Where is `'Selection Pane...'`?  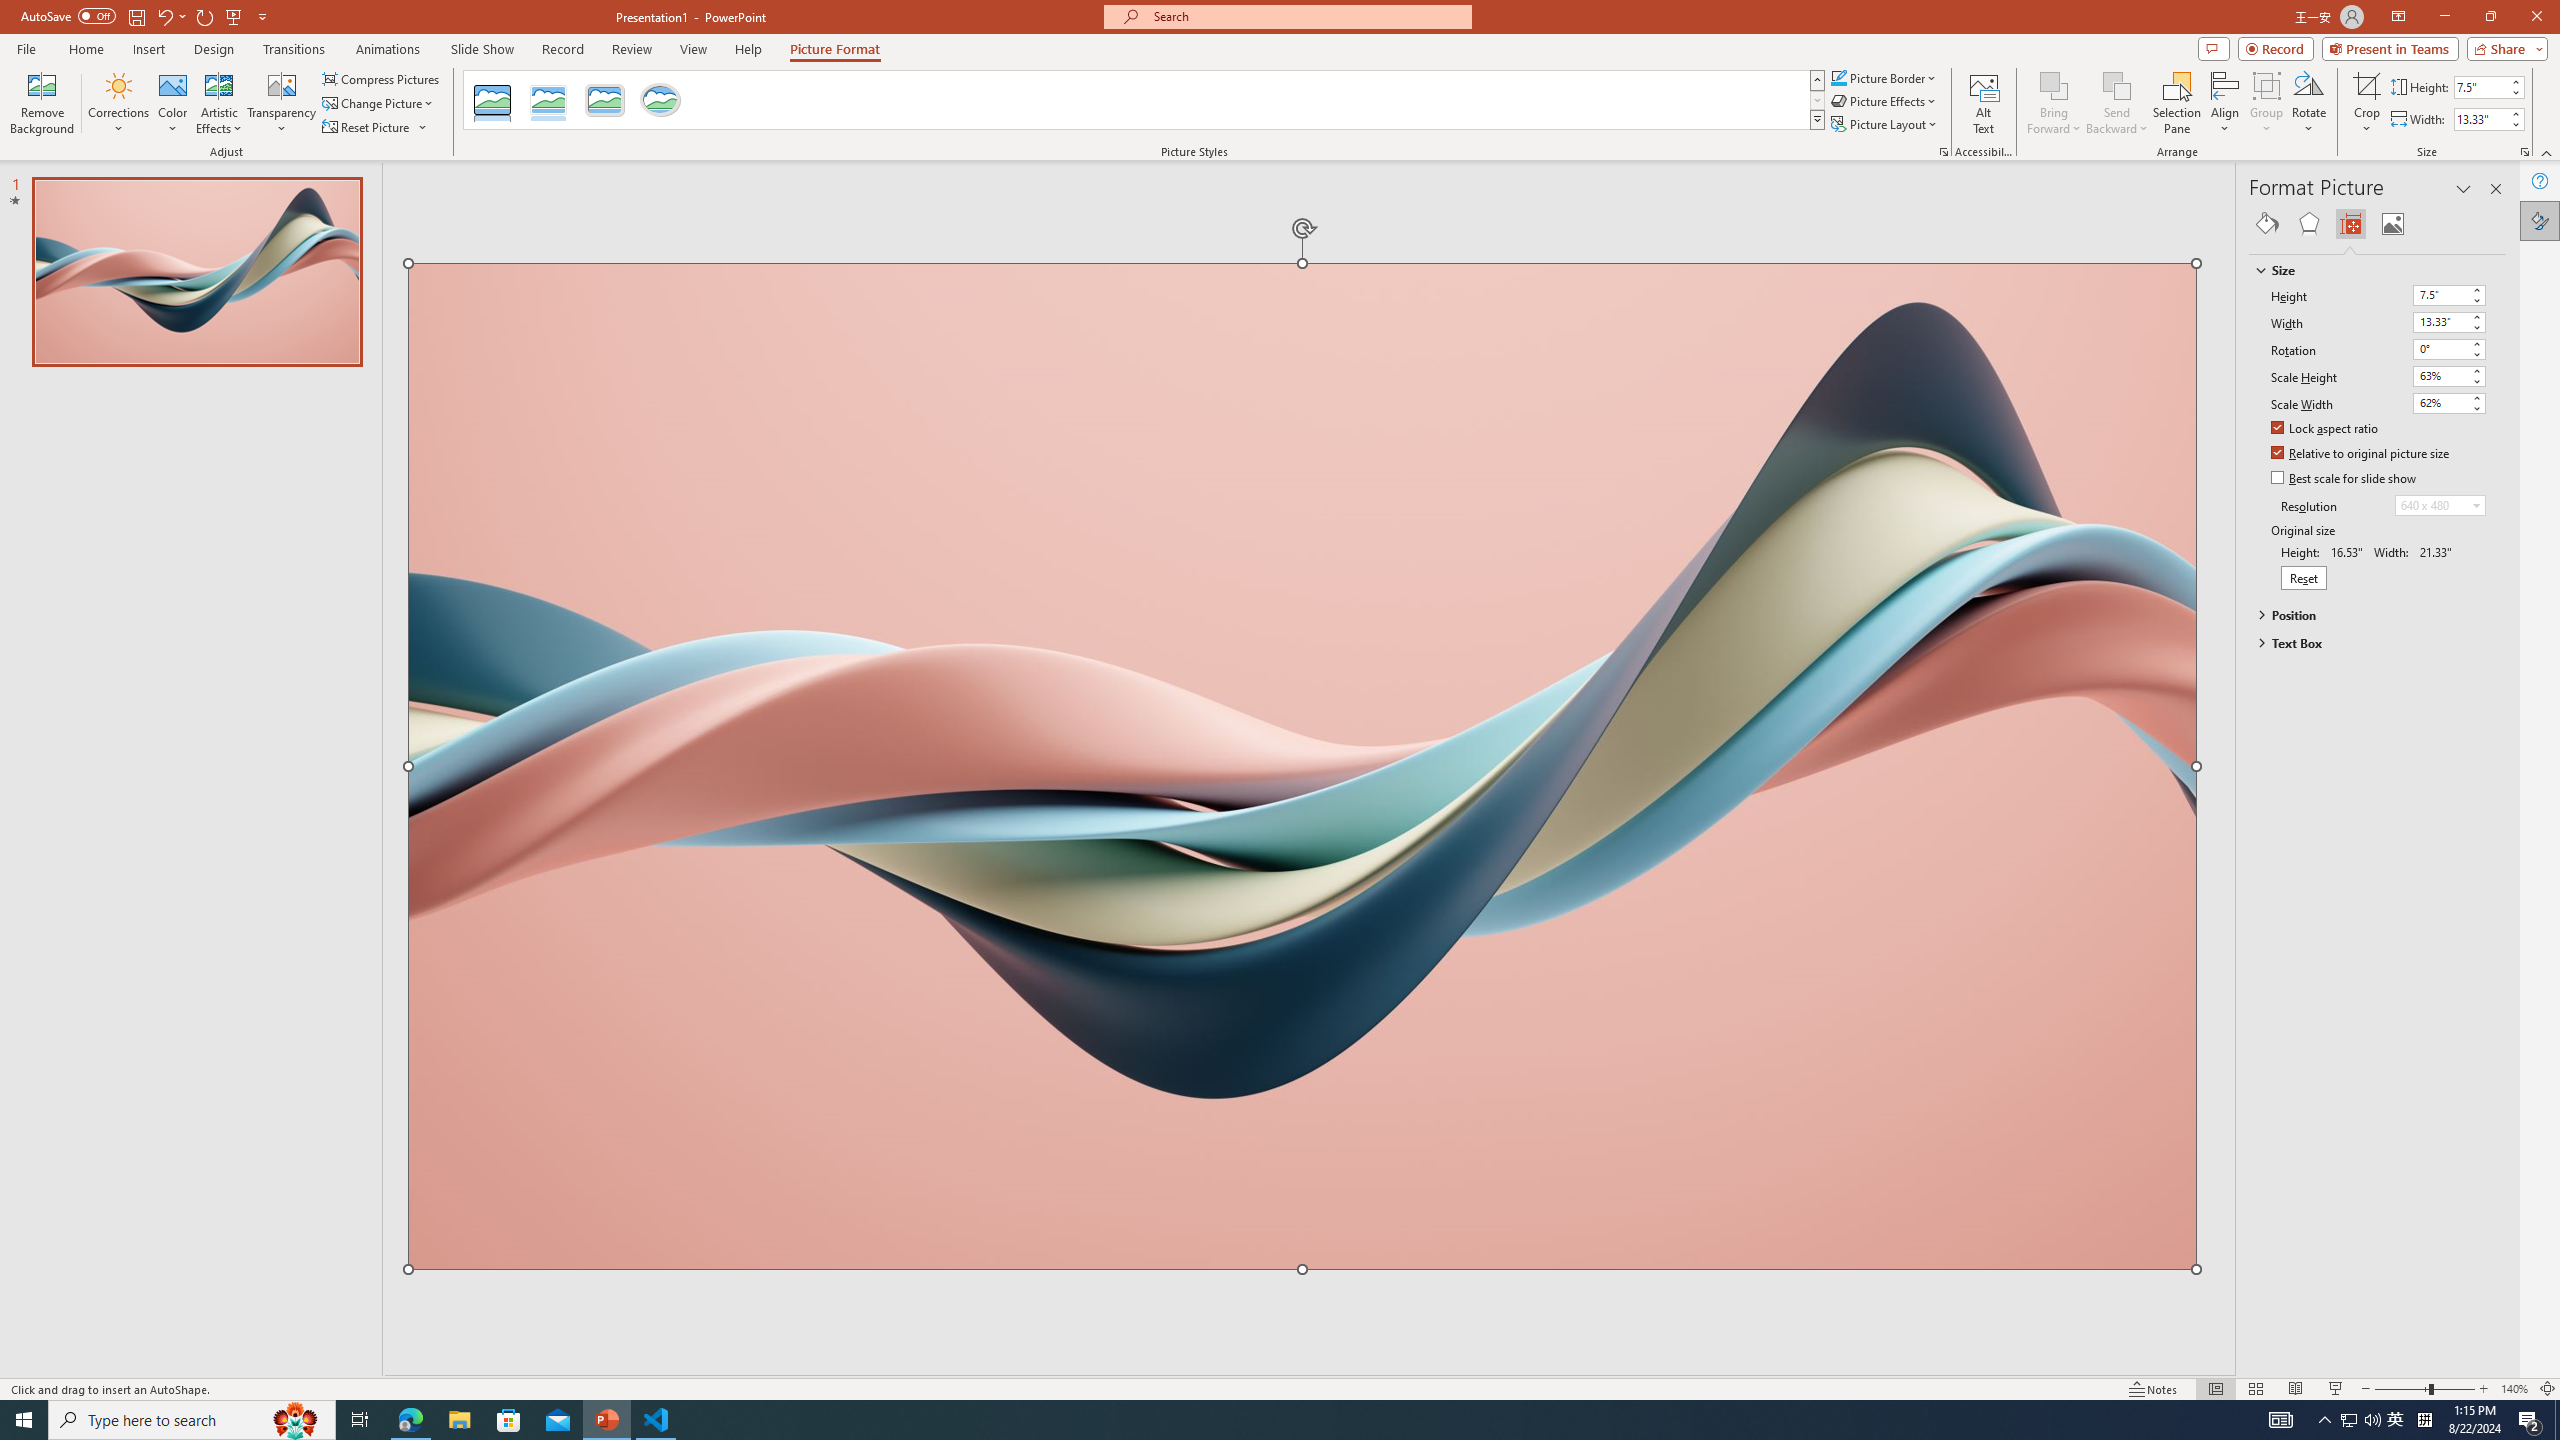
'Selection Pane...' is located at coordinates (2176, 103).